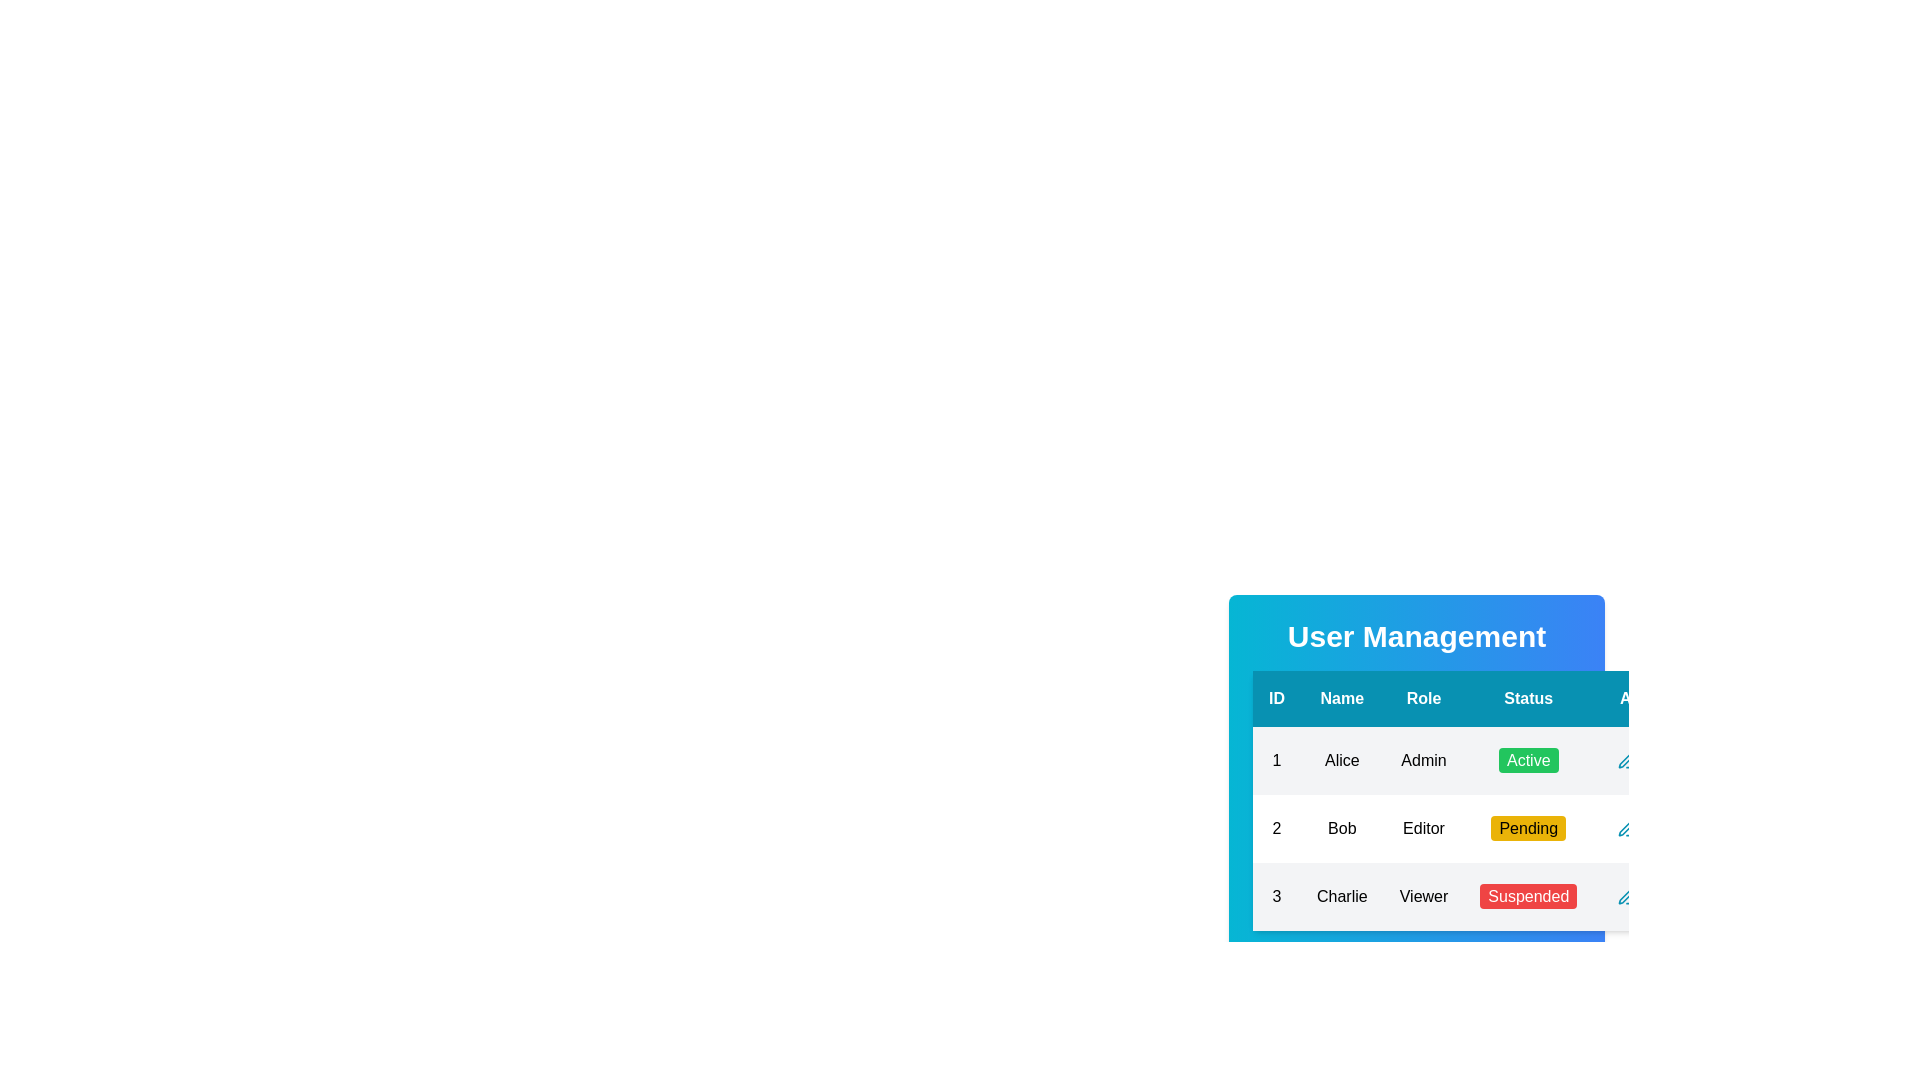 This screenshot has width=1920, height=1080. What do you see at coordinates (1275, 829) in the screenshot?
I see `the numeral '2' element in the table under the 'ID' column, which is associated with the entry for 'Bob'` at bounding box center [1275, 829].